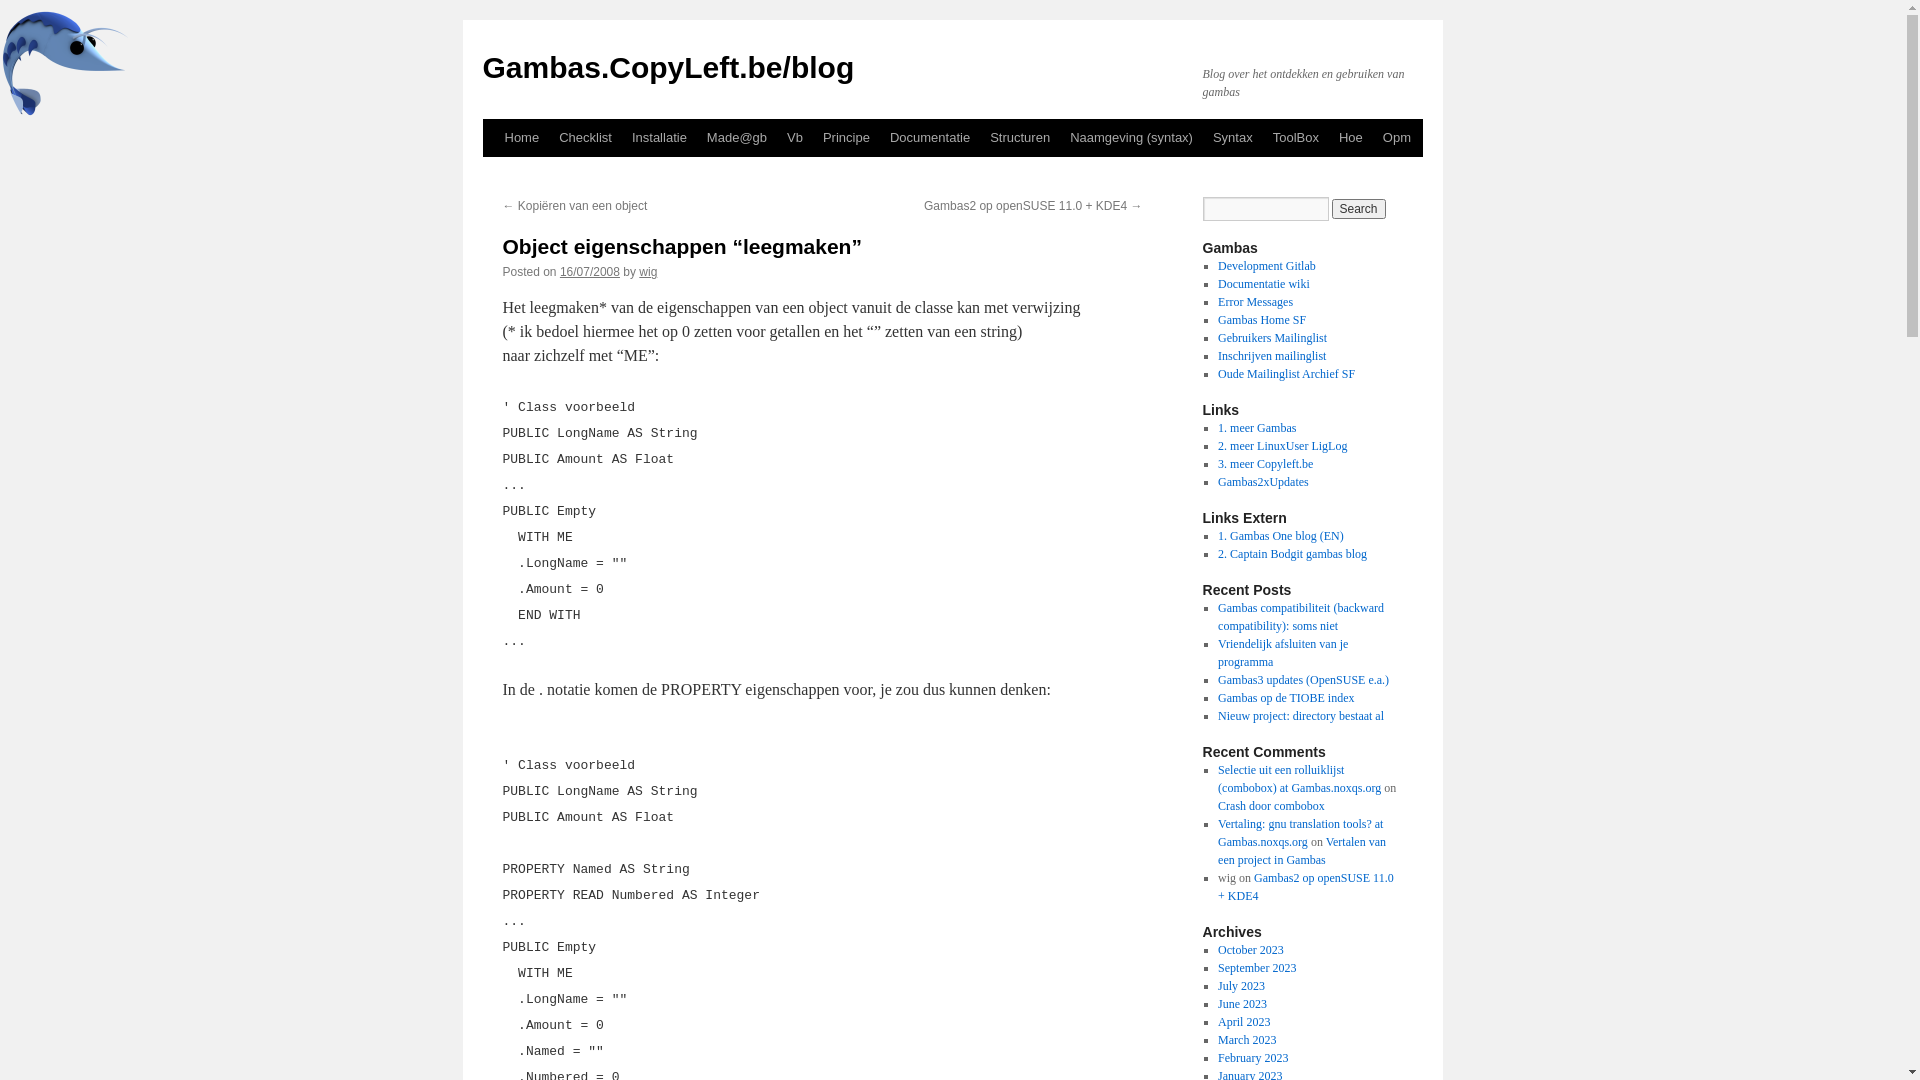 The width and height of the screenshot is (1920, 1080). Describe the element at coordinates (1301, 851) in the screenshot. I see `'Vertalen van een project in Gambas'` at that location.